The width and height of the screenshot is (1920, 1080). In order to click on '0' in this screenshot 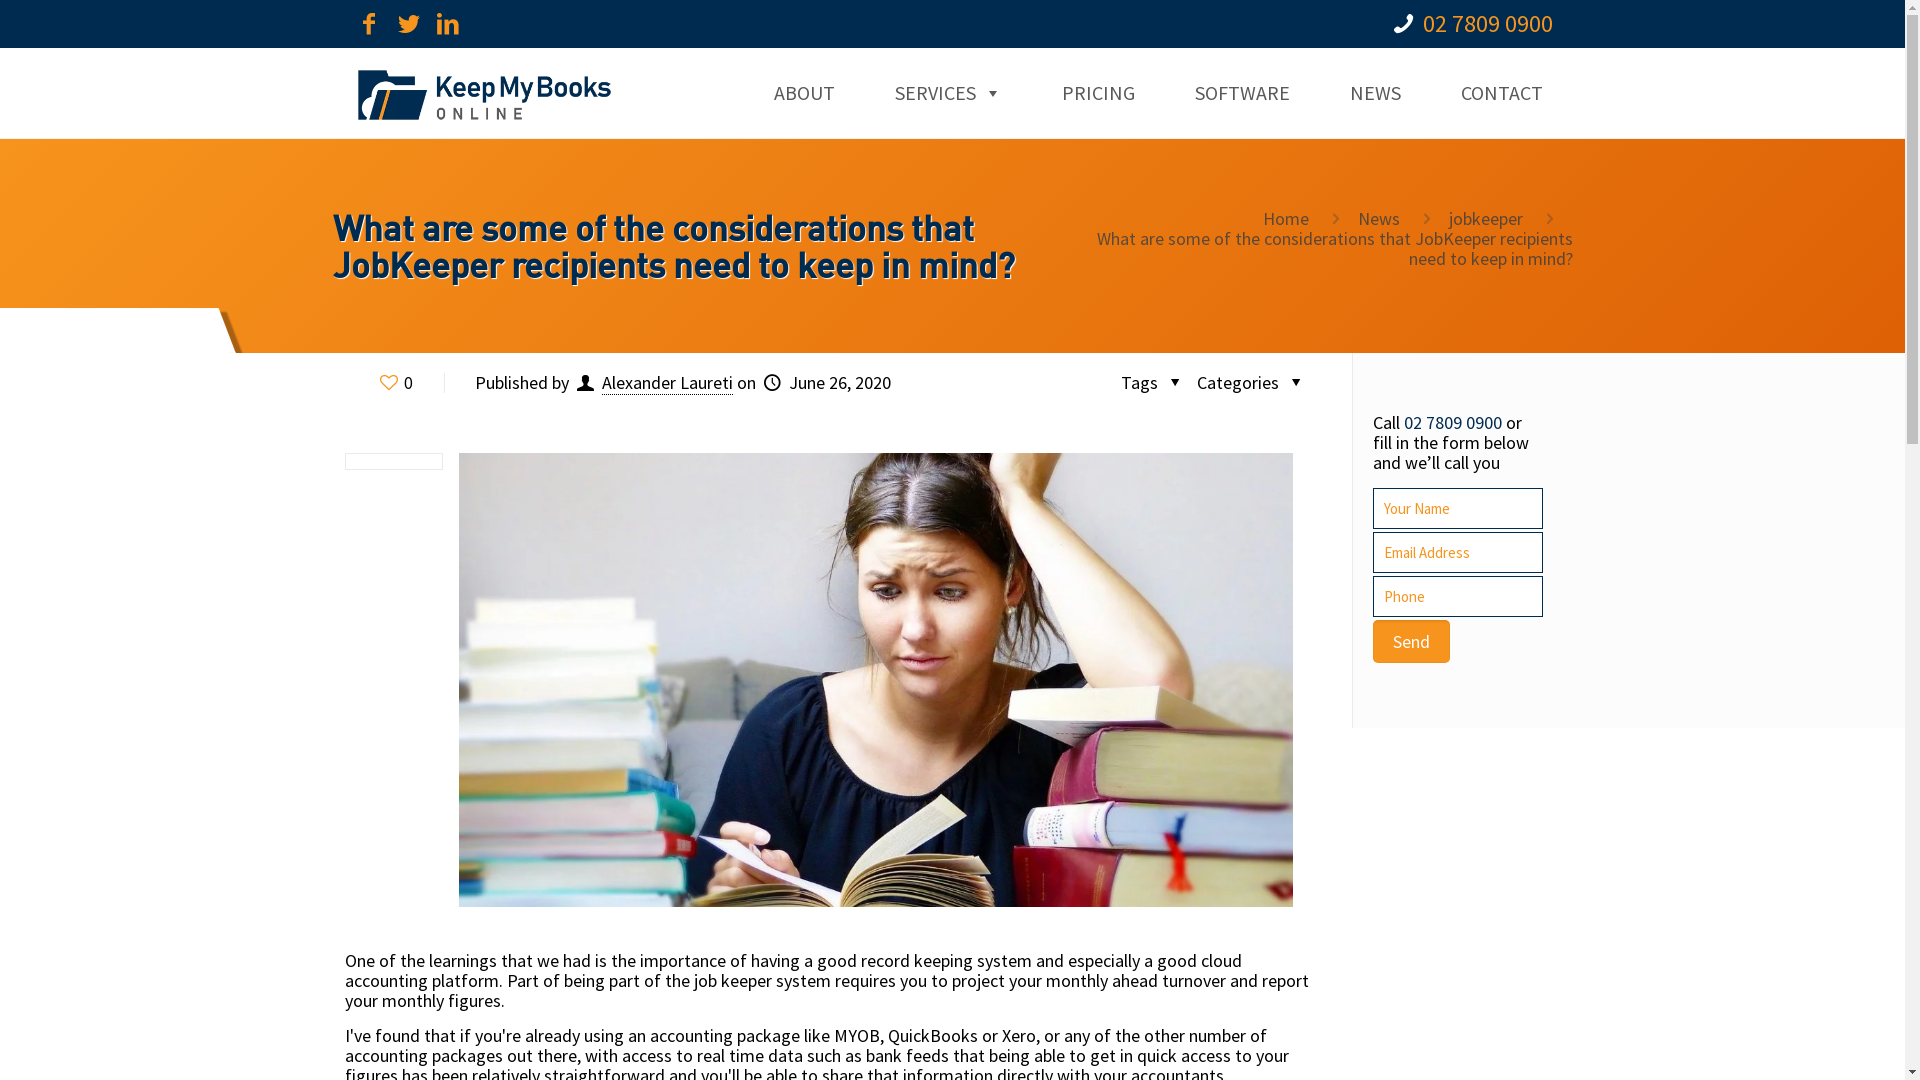, I will do `click(393, 382)`.